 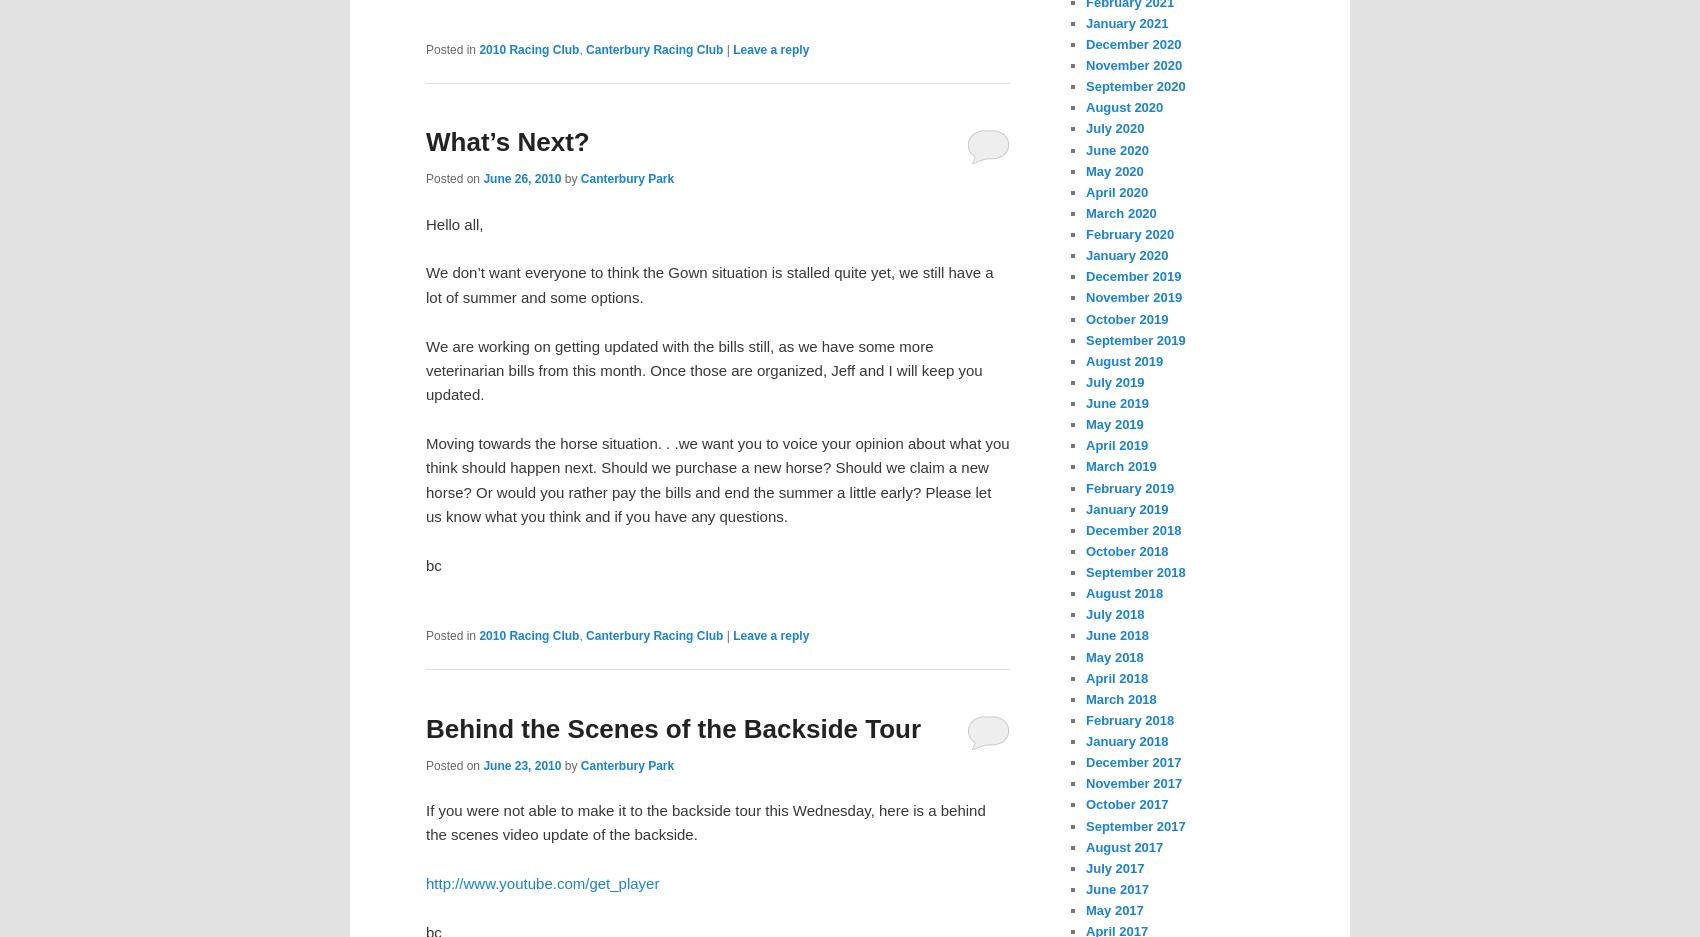 What do you see at coordinates (1124, 592) in the screenshot?
I see `'August 2018'` at bounding box center [1124, 592].